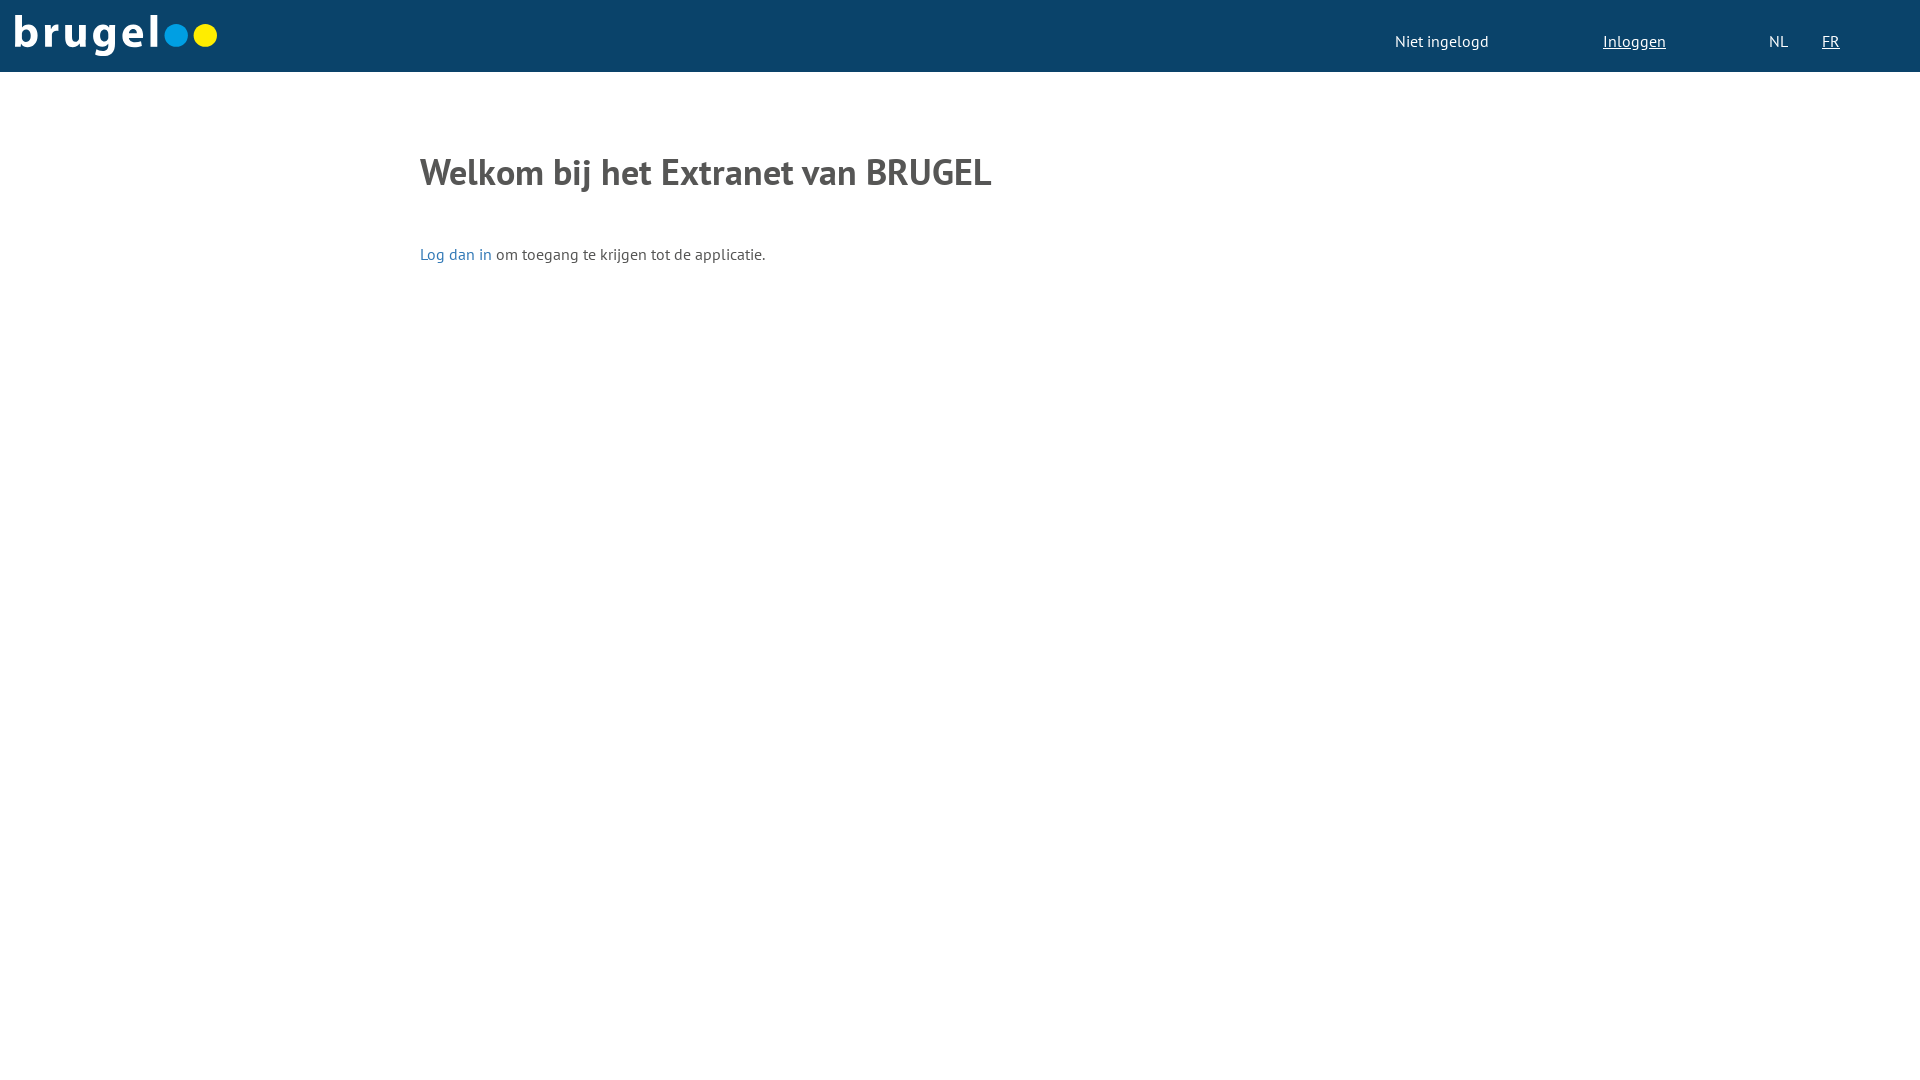 The height and width of the screenshot is (1080, 1920). I want to click on 'Log dan in', so click(455, 253).